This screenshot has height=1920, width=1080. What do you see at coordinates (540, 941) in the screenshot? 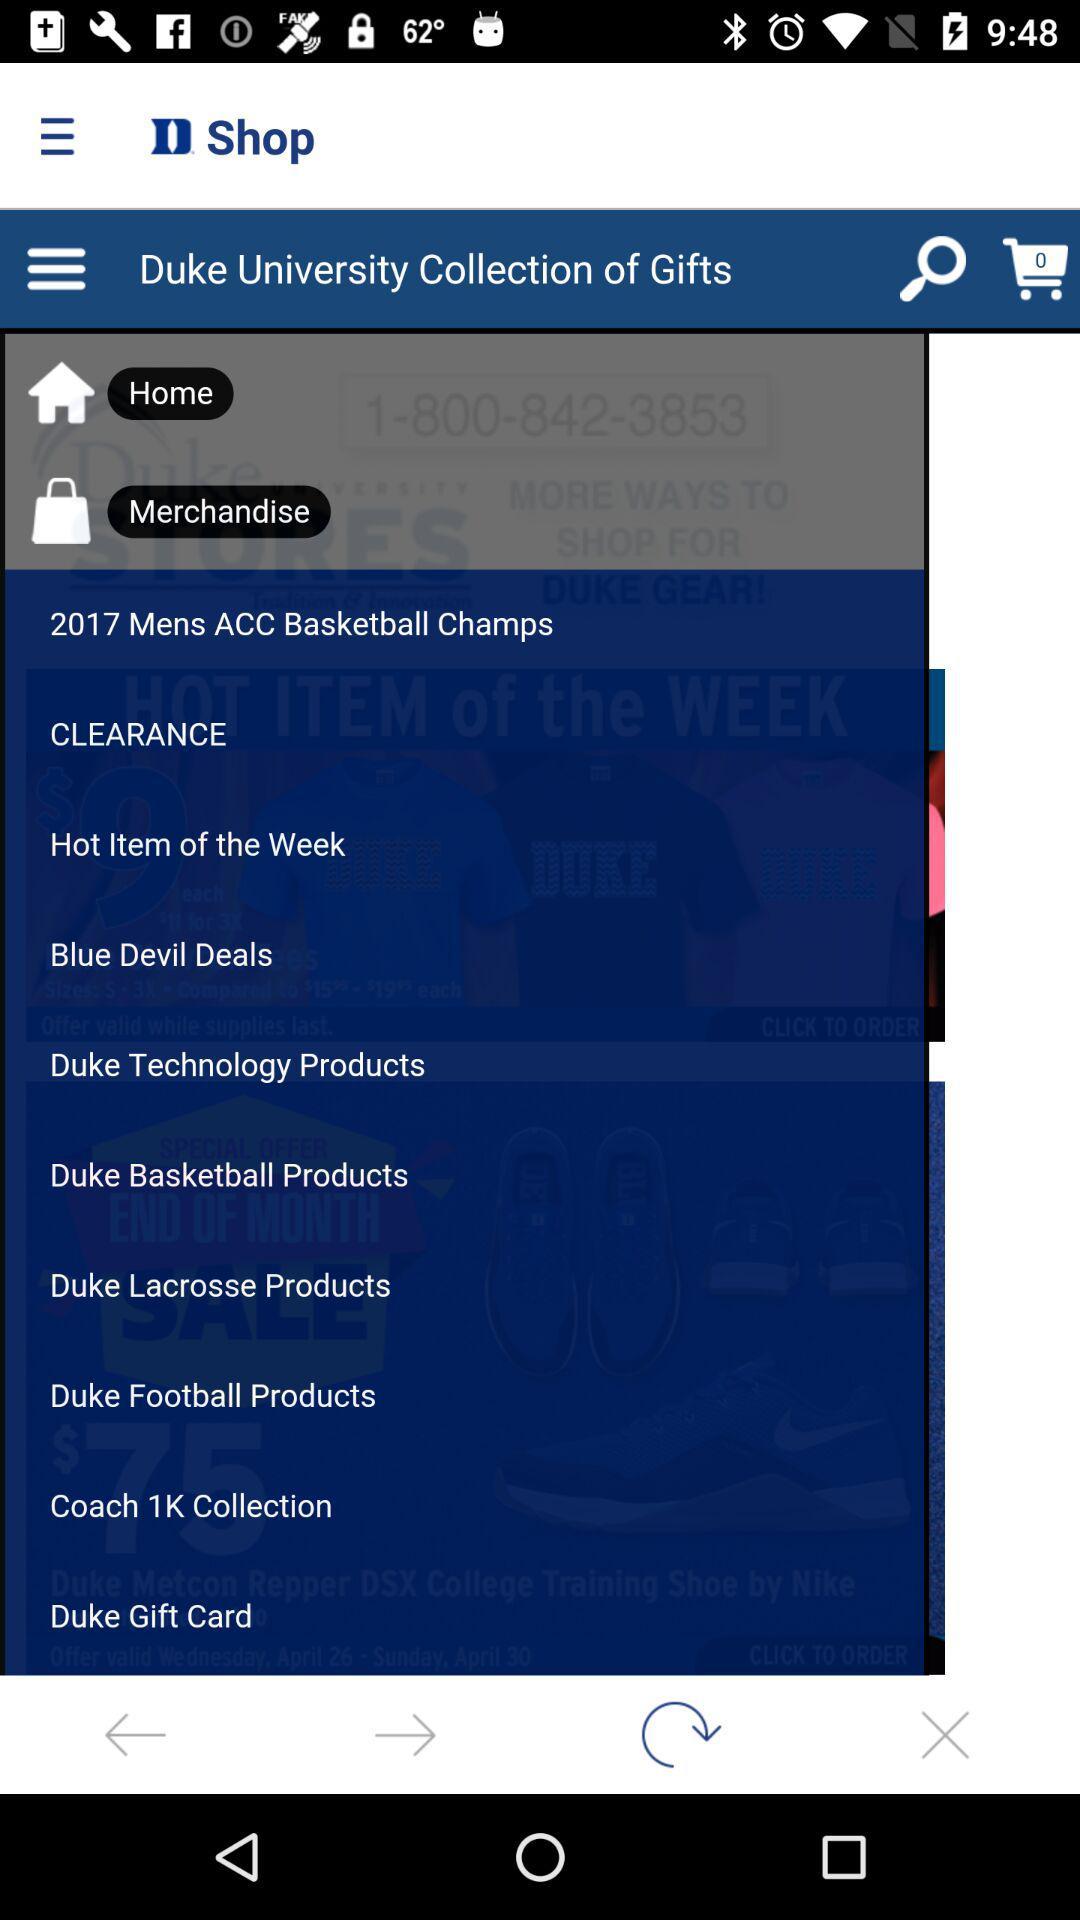
I see `menu` at bounding box center [540, 941].